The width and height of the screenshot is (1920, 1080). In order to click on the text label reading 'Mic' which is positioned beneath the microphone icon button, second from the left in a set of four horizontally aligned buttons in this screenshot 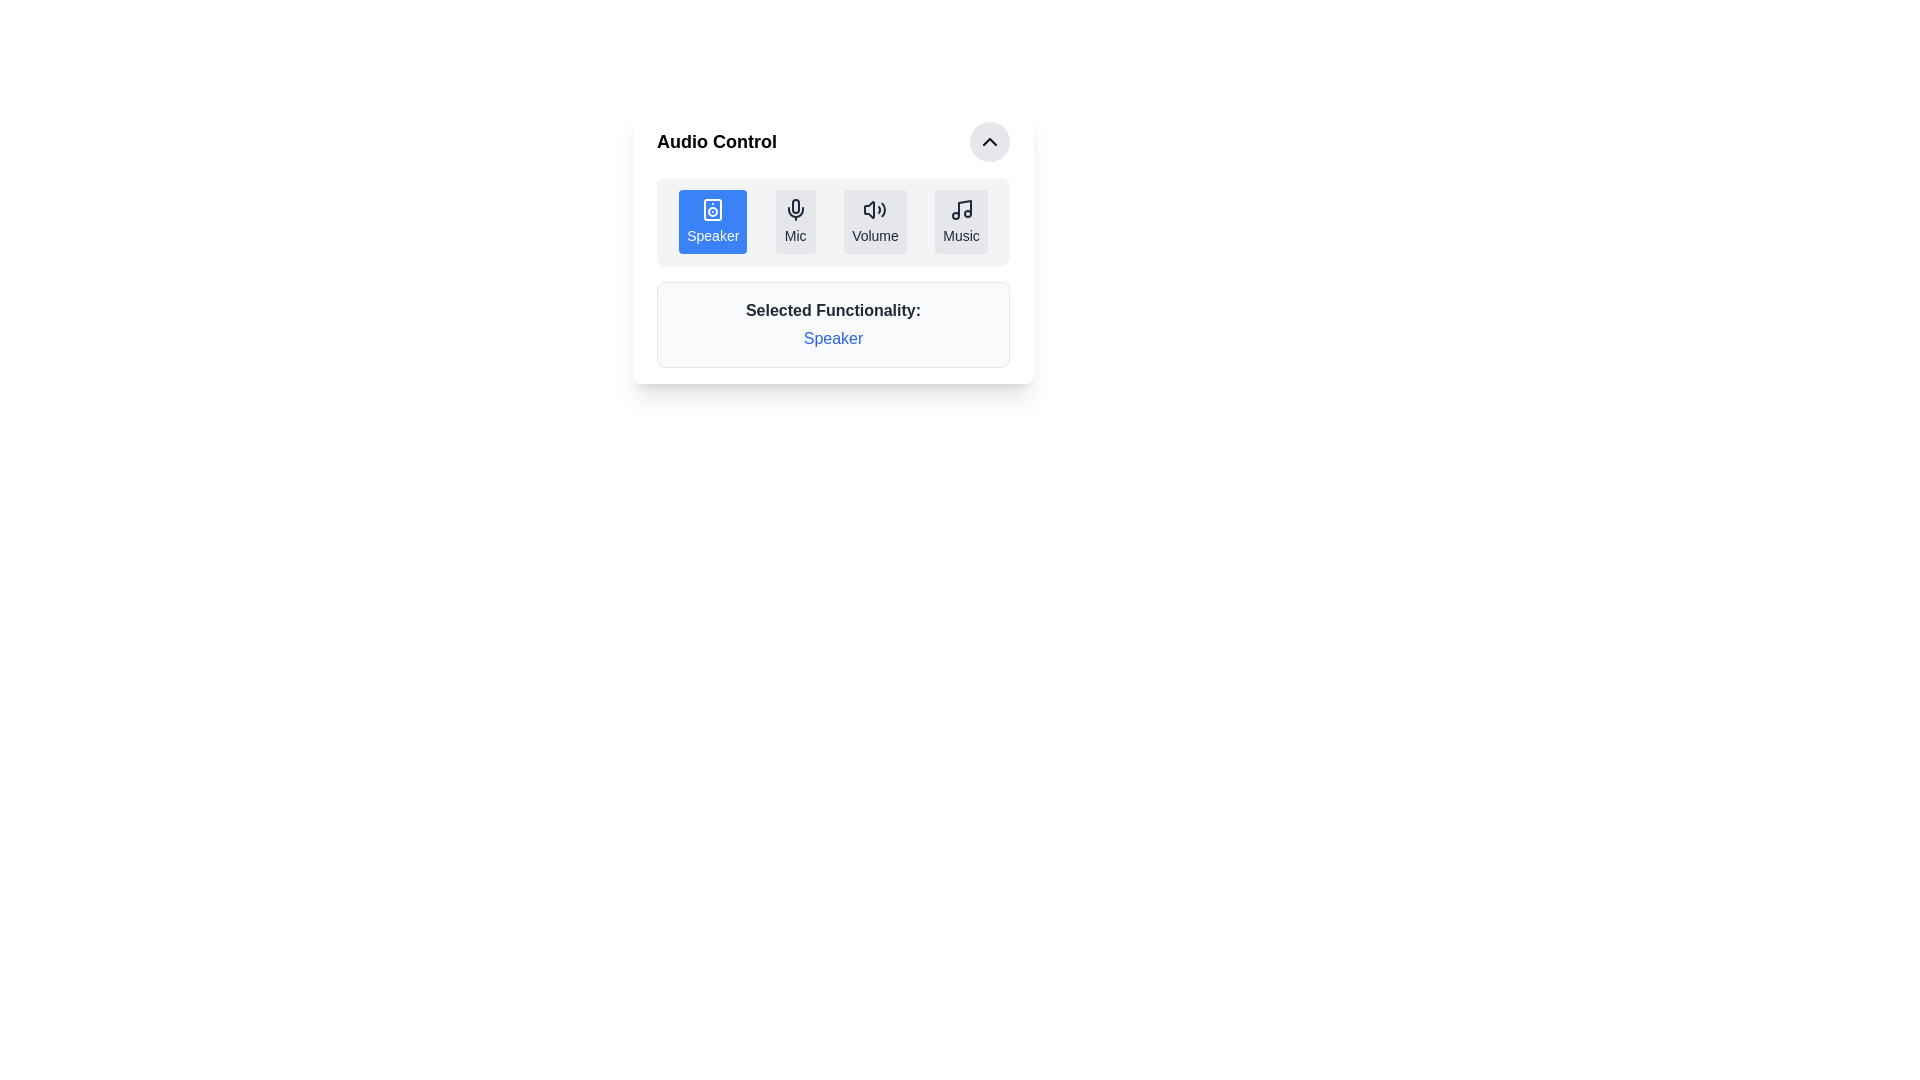, I will do `click(794, 234)`.